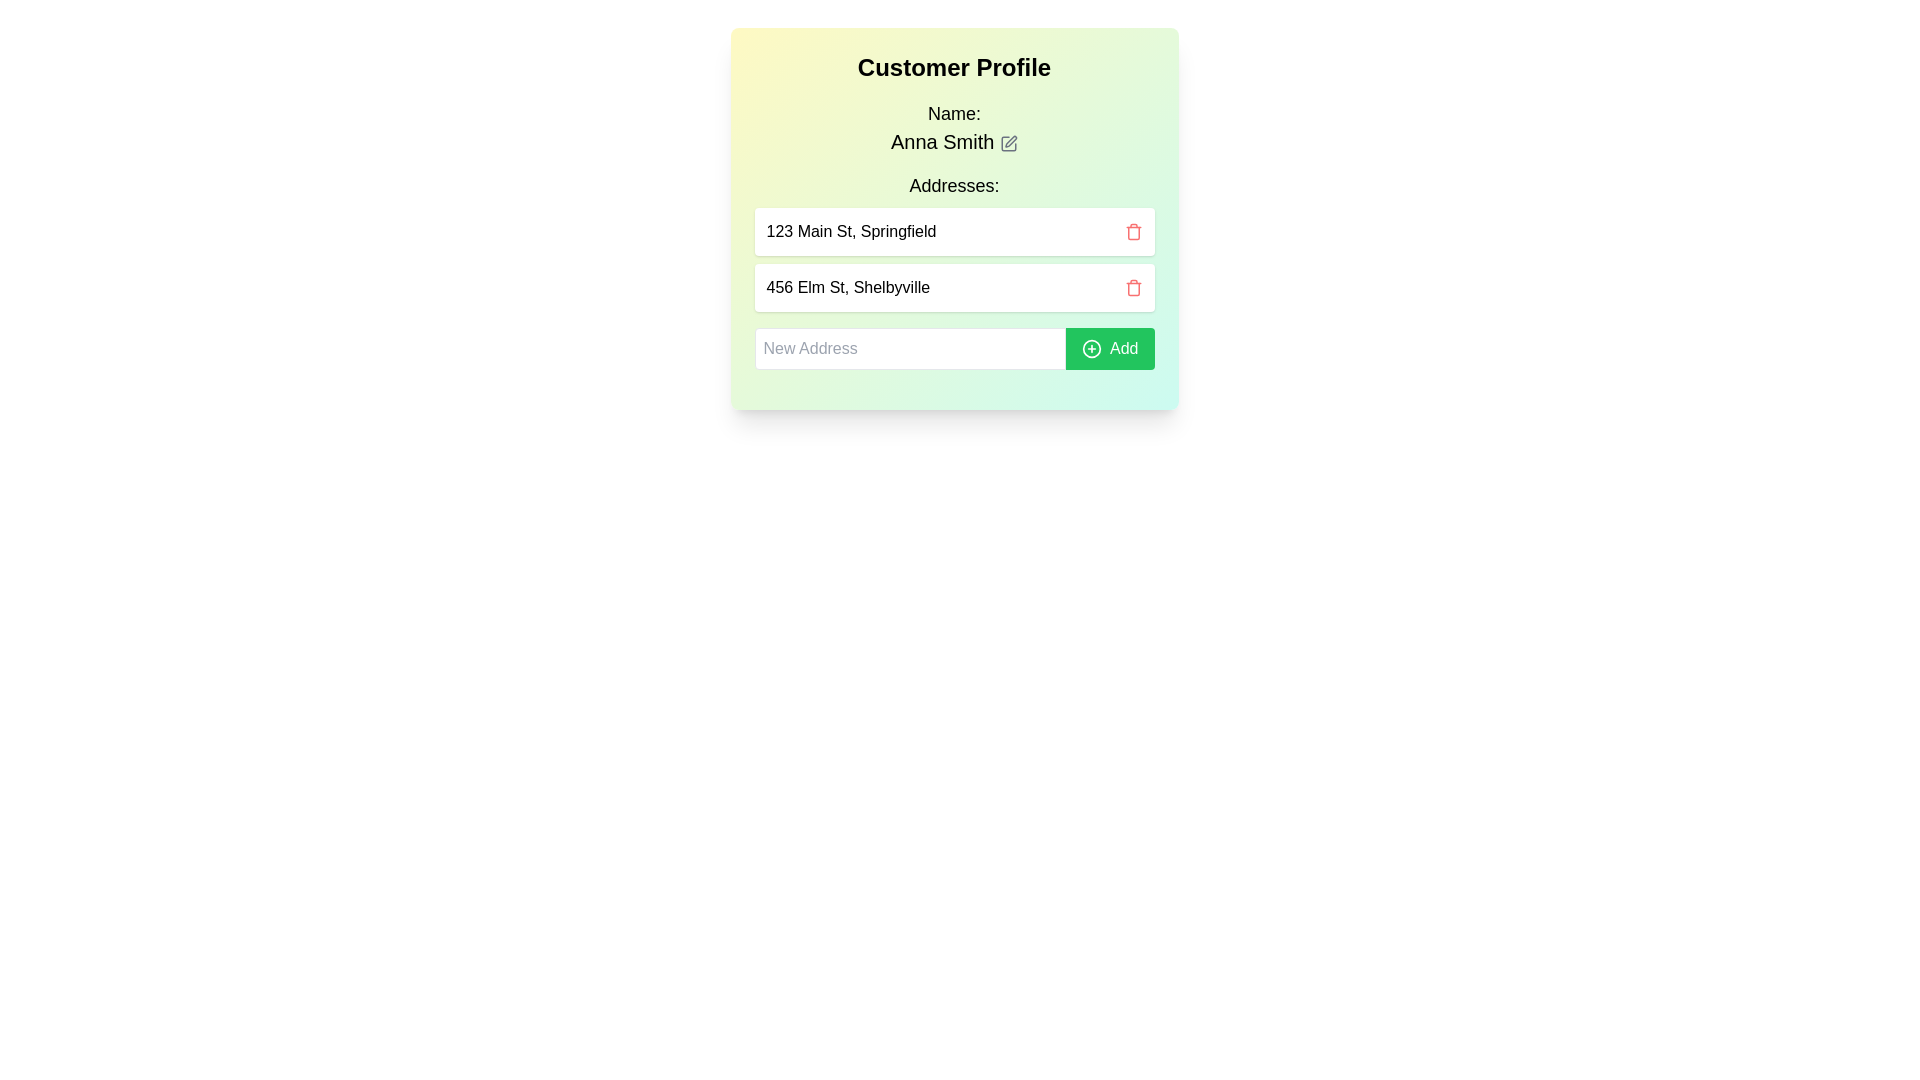  What do you see at coordinates (1091, 347) in the screenshot?
I see `the decorative graphical shape within the 'Add' button located next to the 'New Address' text input field in the address management panel` at bounding box center [1091, 347].